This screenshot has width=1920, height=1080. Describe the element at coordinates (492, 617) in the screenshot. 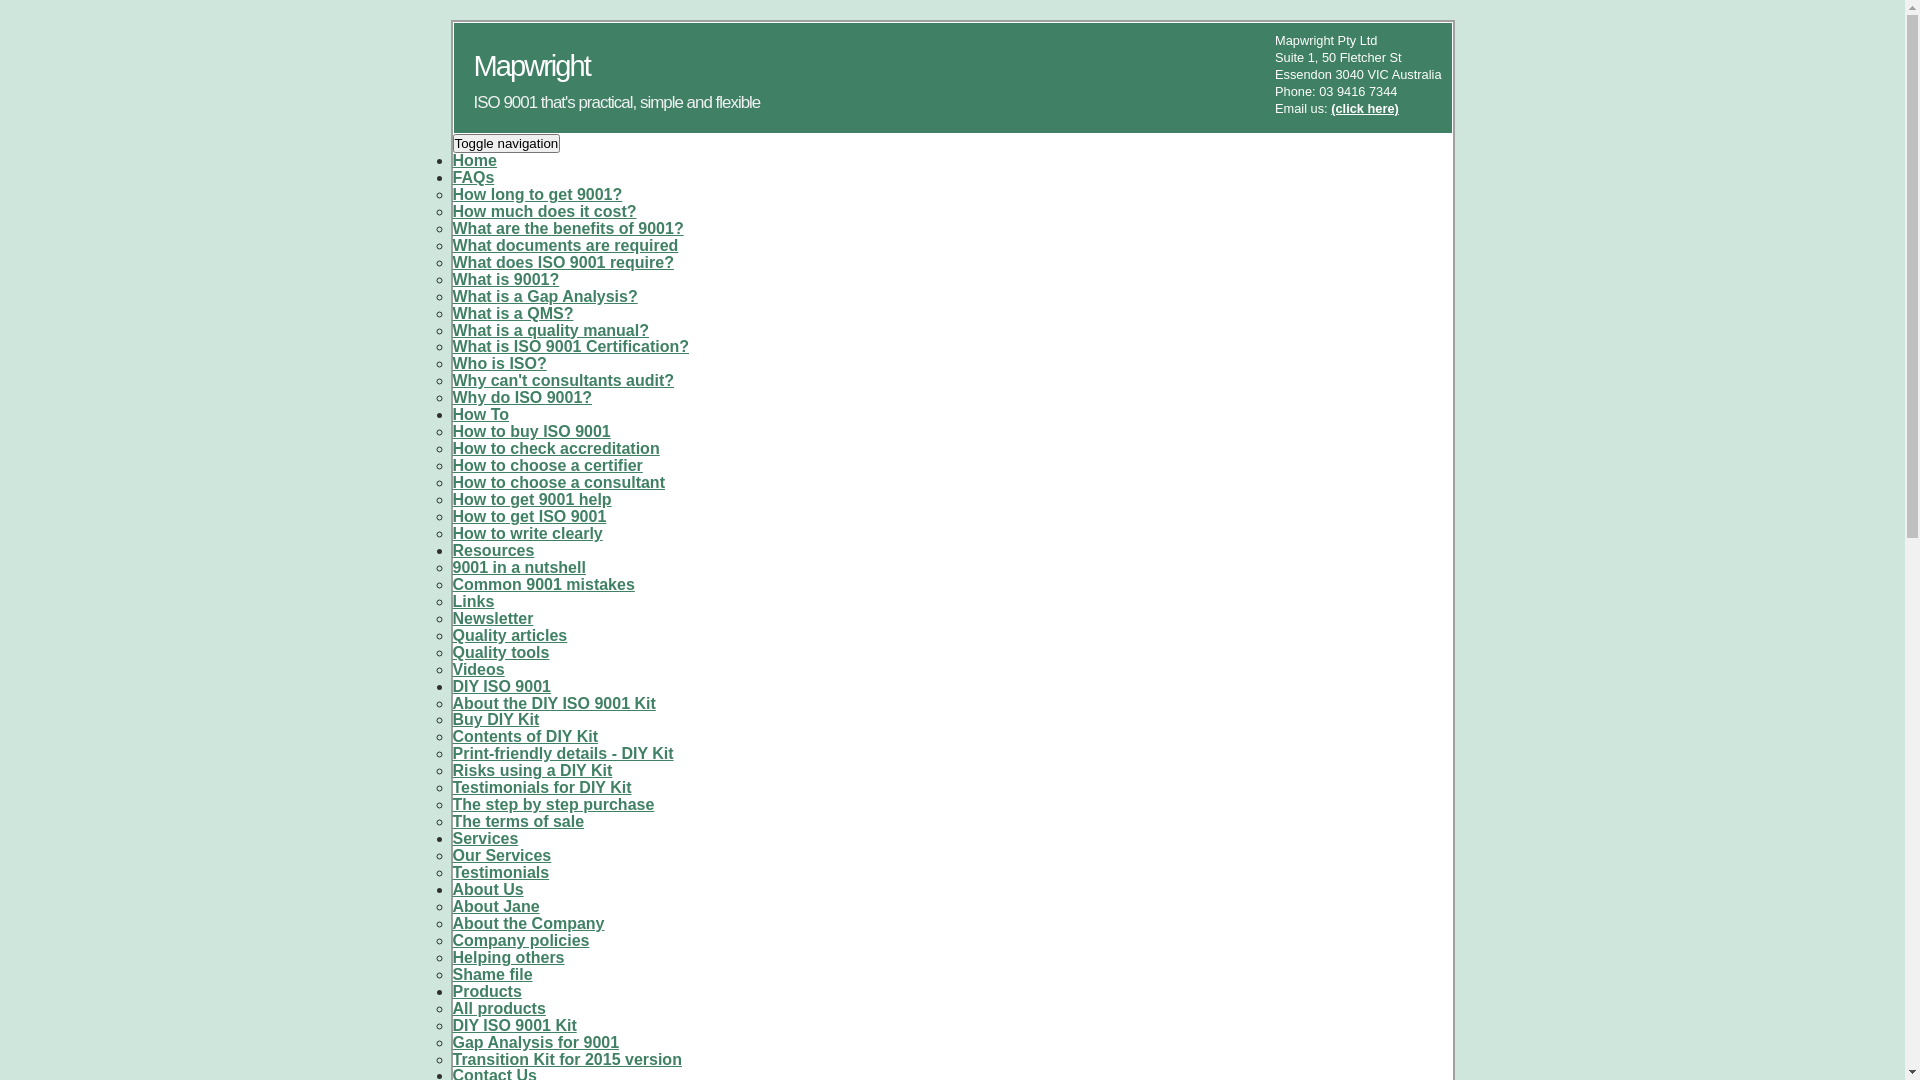

I see `'Newsletter'` at that location.